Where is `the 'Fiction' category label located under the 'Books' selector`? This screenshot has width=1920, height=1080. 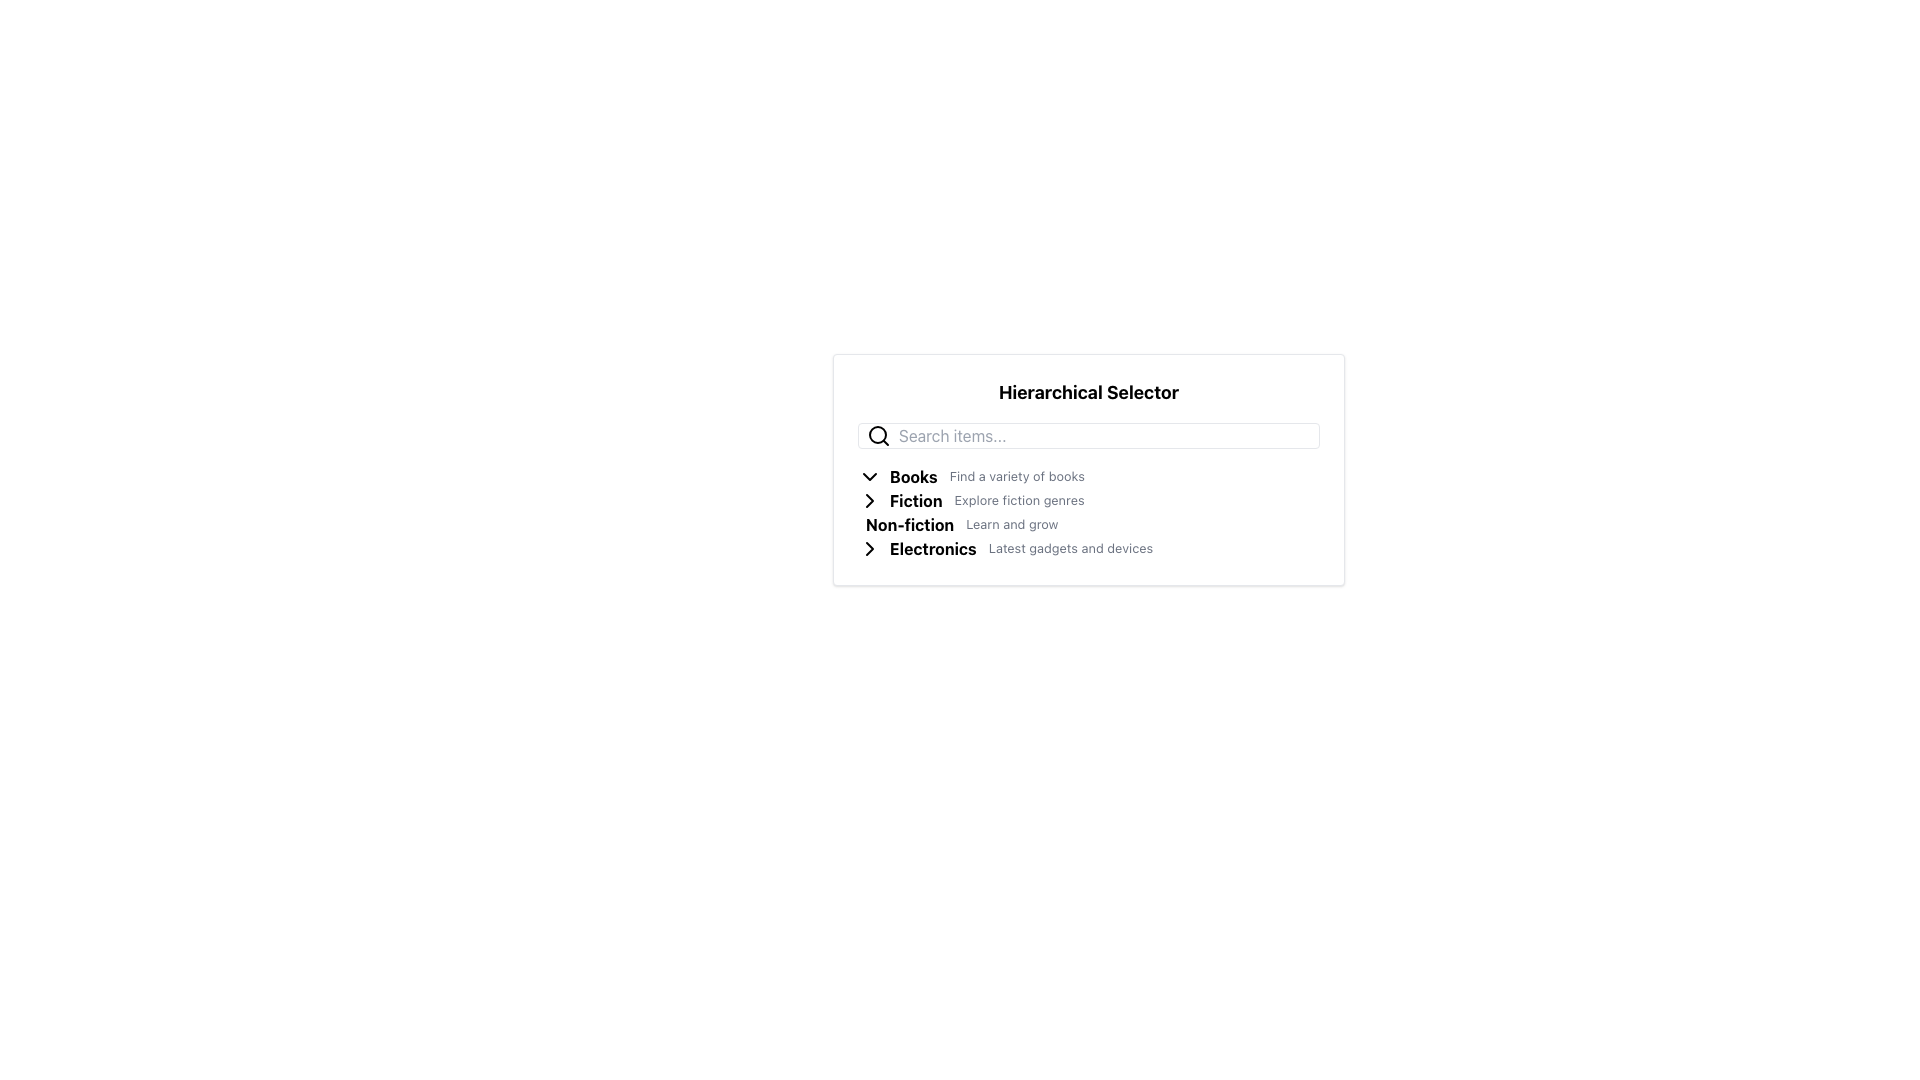
the 'Fiction' category label located under the 'Books' selector is located at coordinates (915, 500).